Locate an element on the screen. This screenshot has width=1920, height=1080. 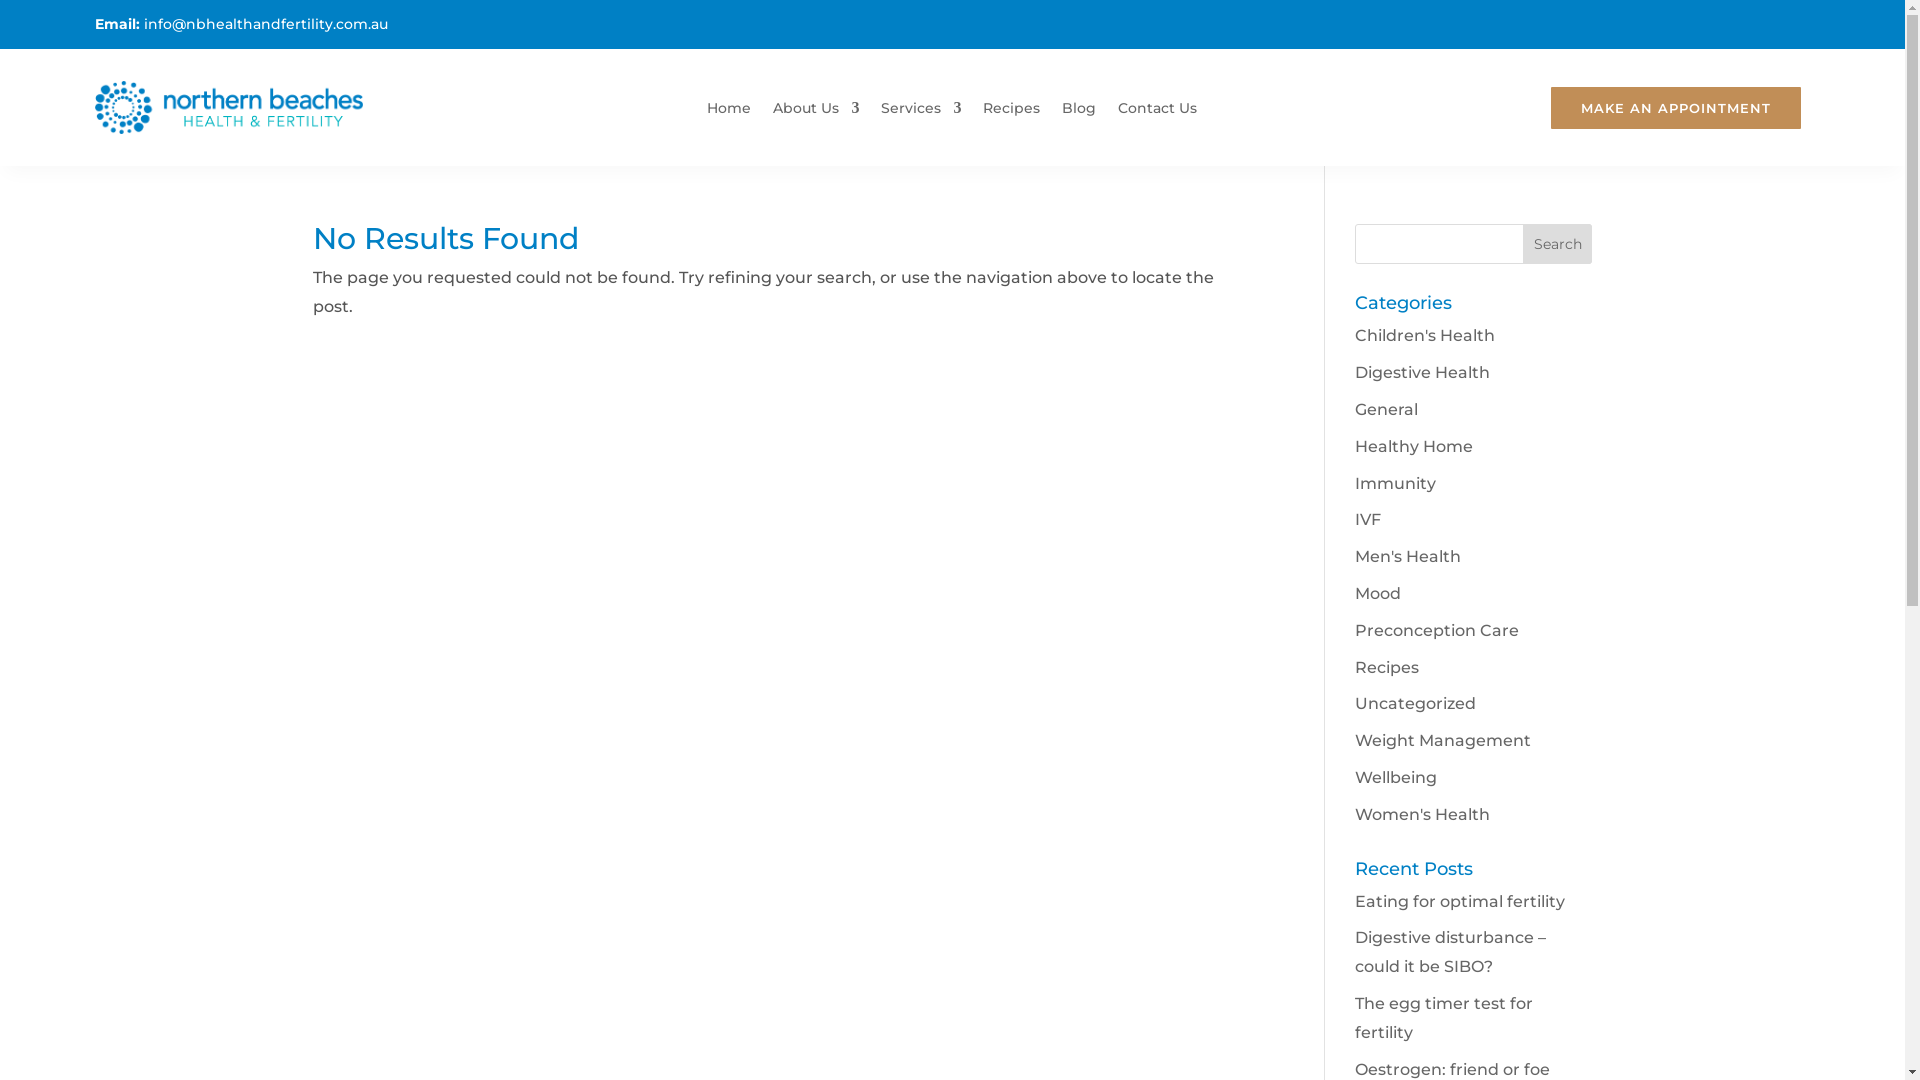
'Recipes' is located at coordinates (1386, 667).